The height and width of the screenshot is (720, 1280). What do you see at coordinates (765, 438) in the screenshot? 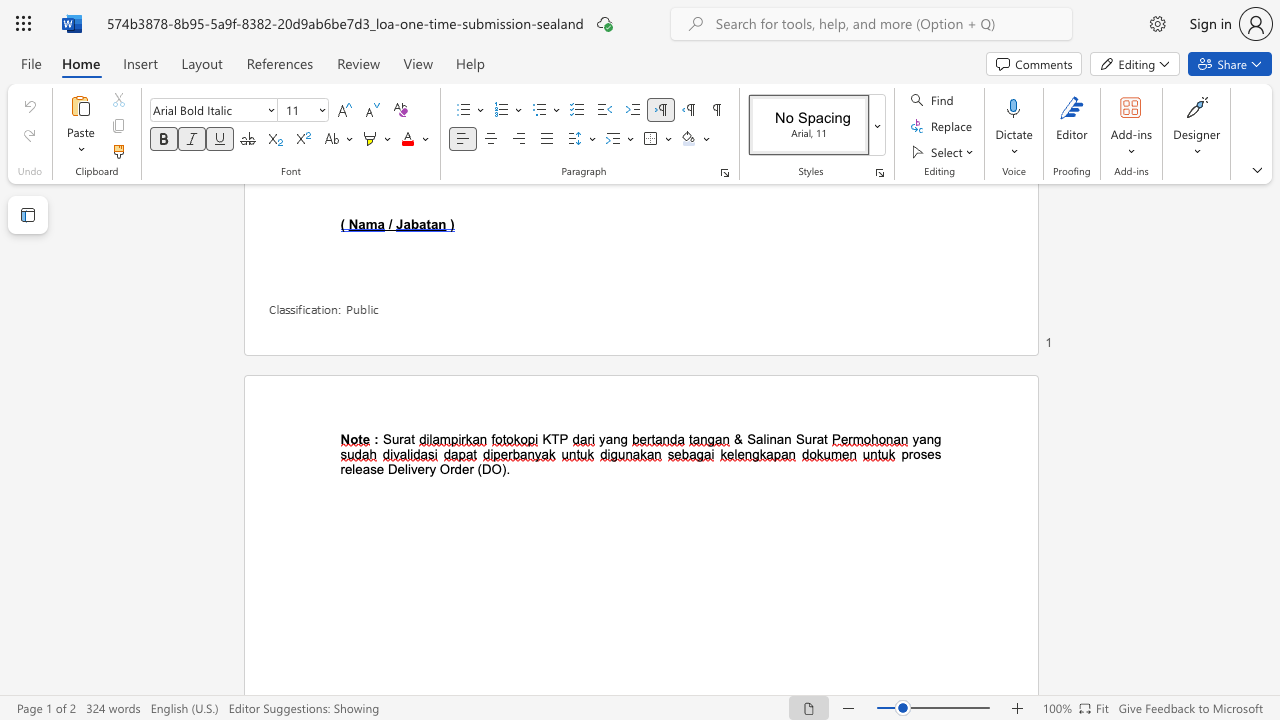
I see `the subset text "inan Sura" within the text "& Salinan Surat"` at bounding box center [765, 438].